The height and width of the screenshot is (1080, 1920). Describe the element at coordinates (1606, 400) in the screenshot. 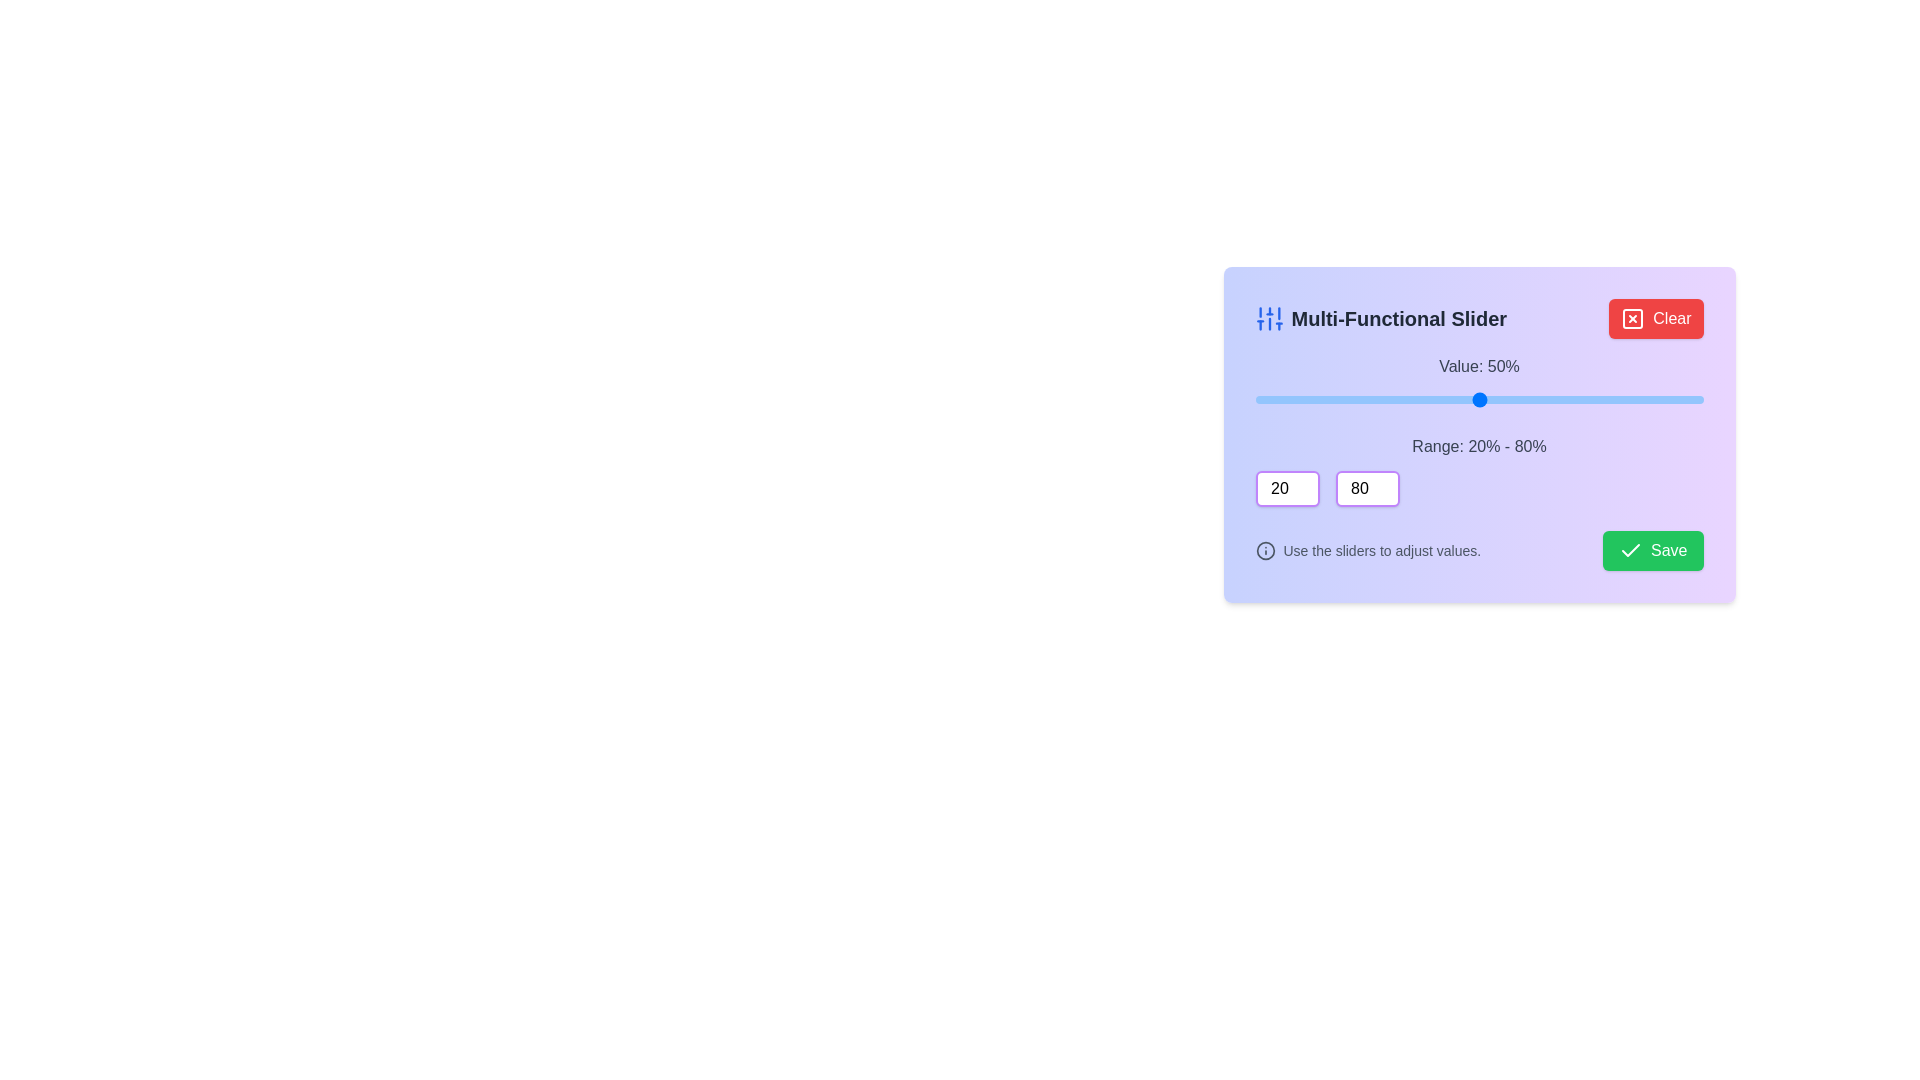

I see `the slider value` at that location.